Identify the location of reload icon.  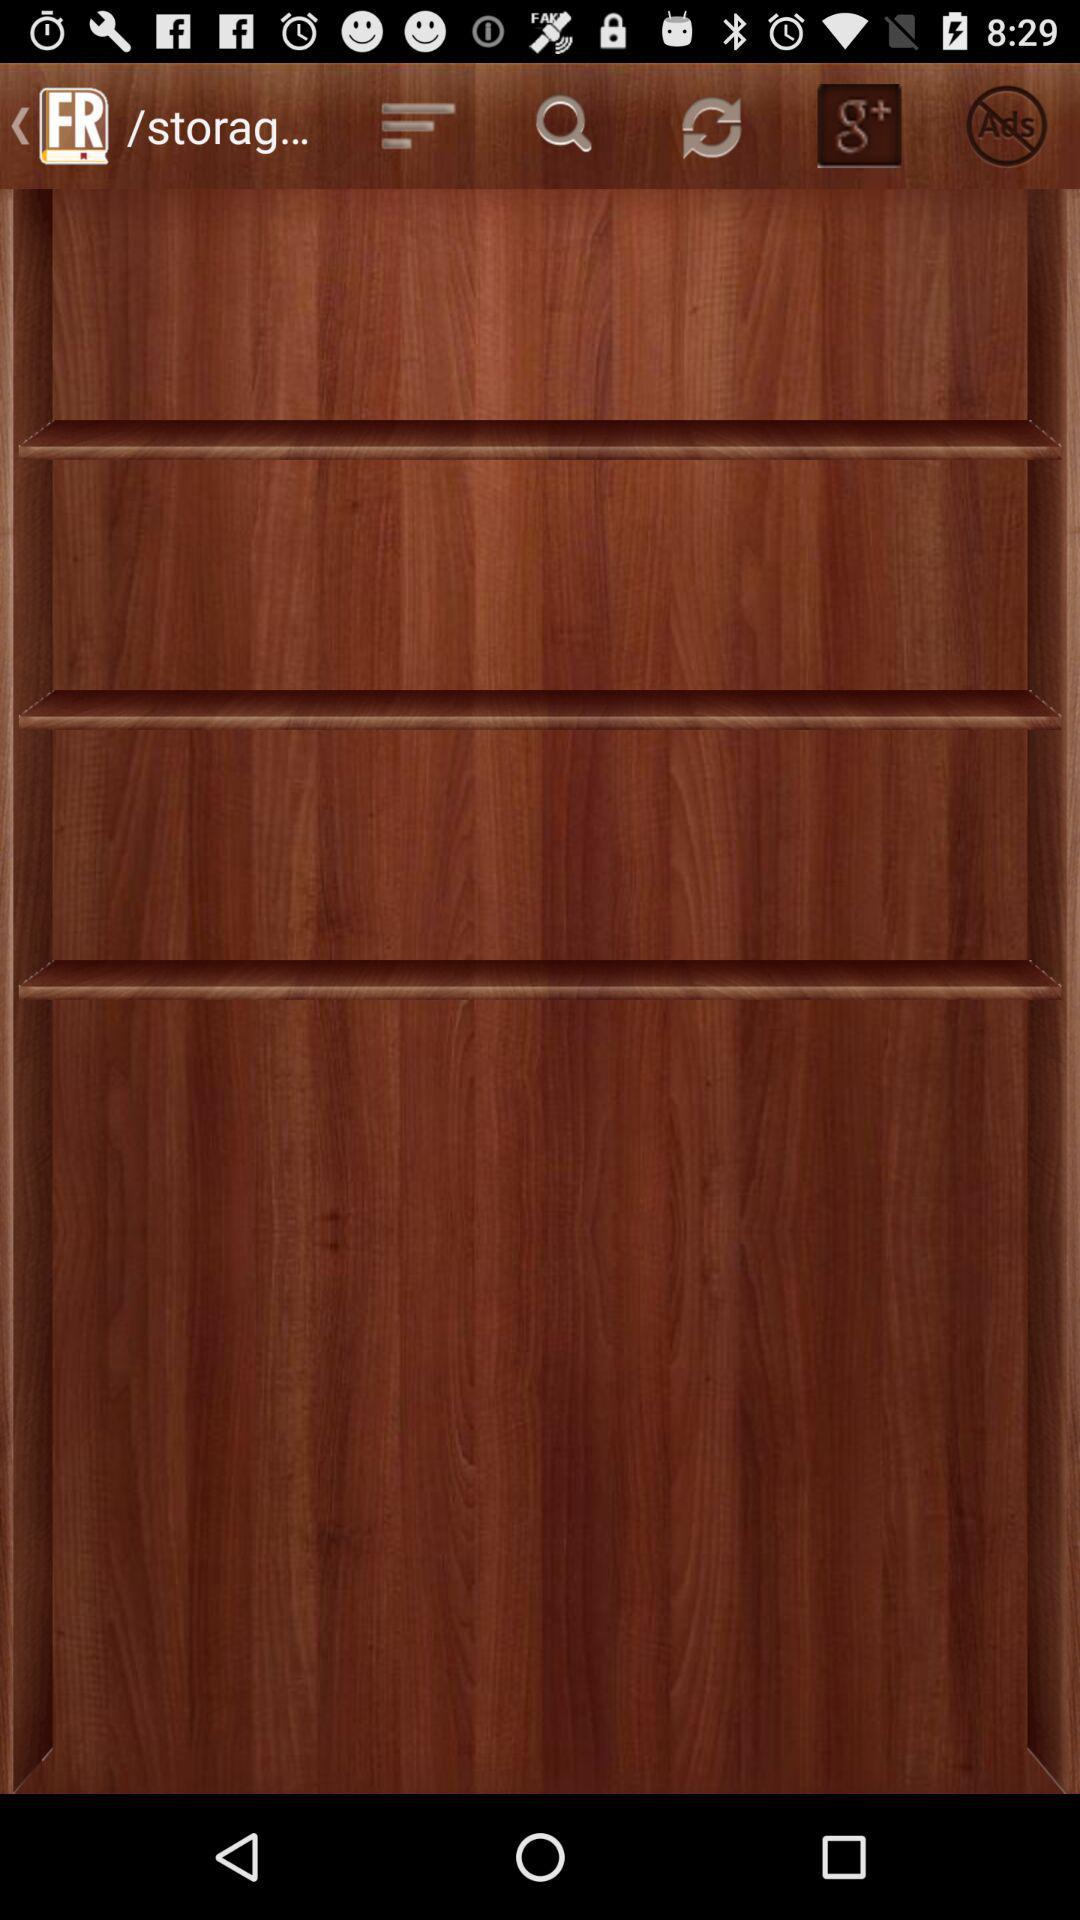
(711, 124).